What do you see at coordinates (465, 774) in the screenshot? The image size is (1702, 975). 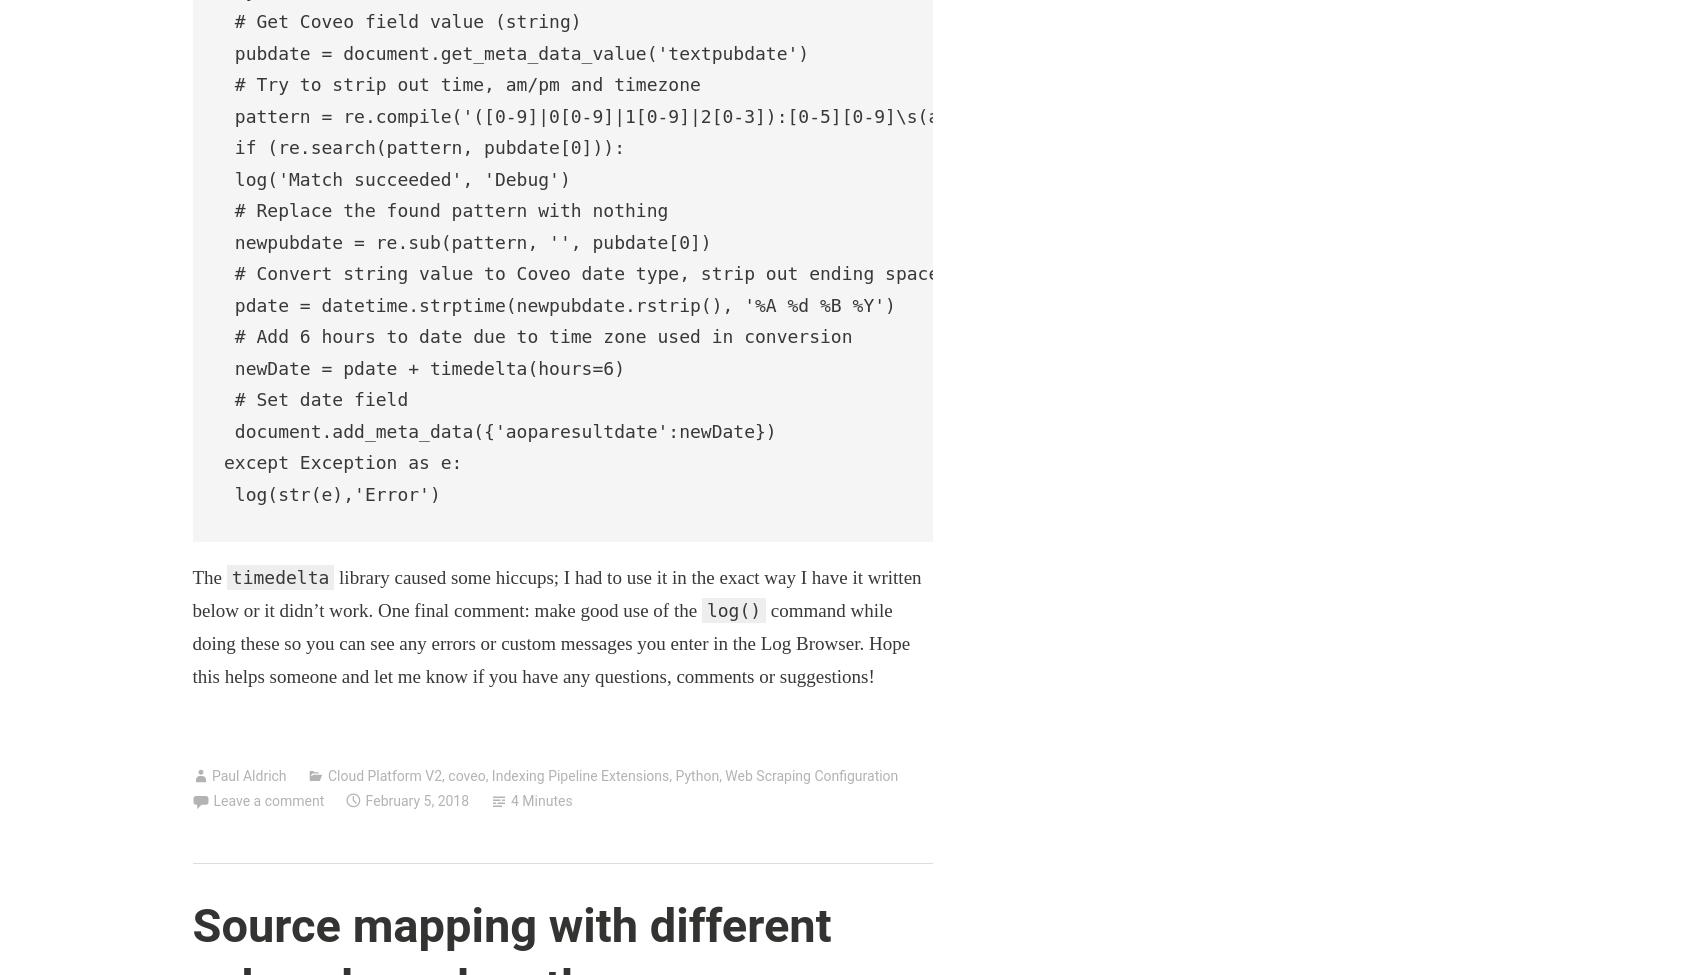 I see `'coveo'` at bounding box center [465, 774].